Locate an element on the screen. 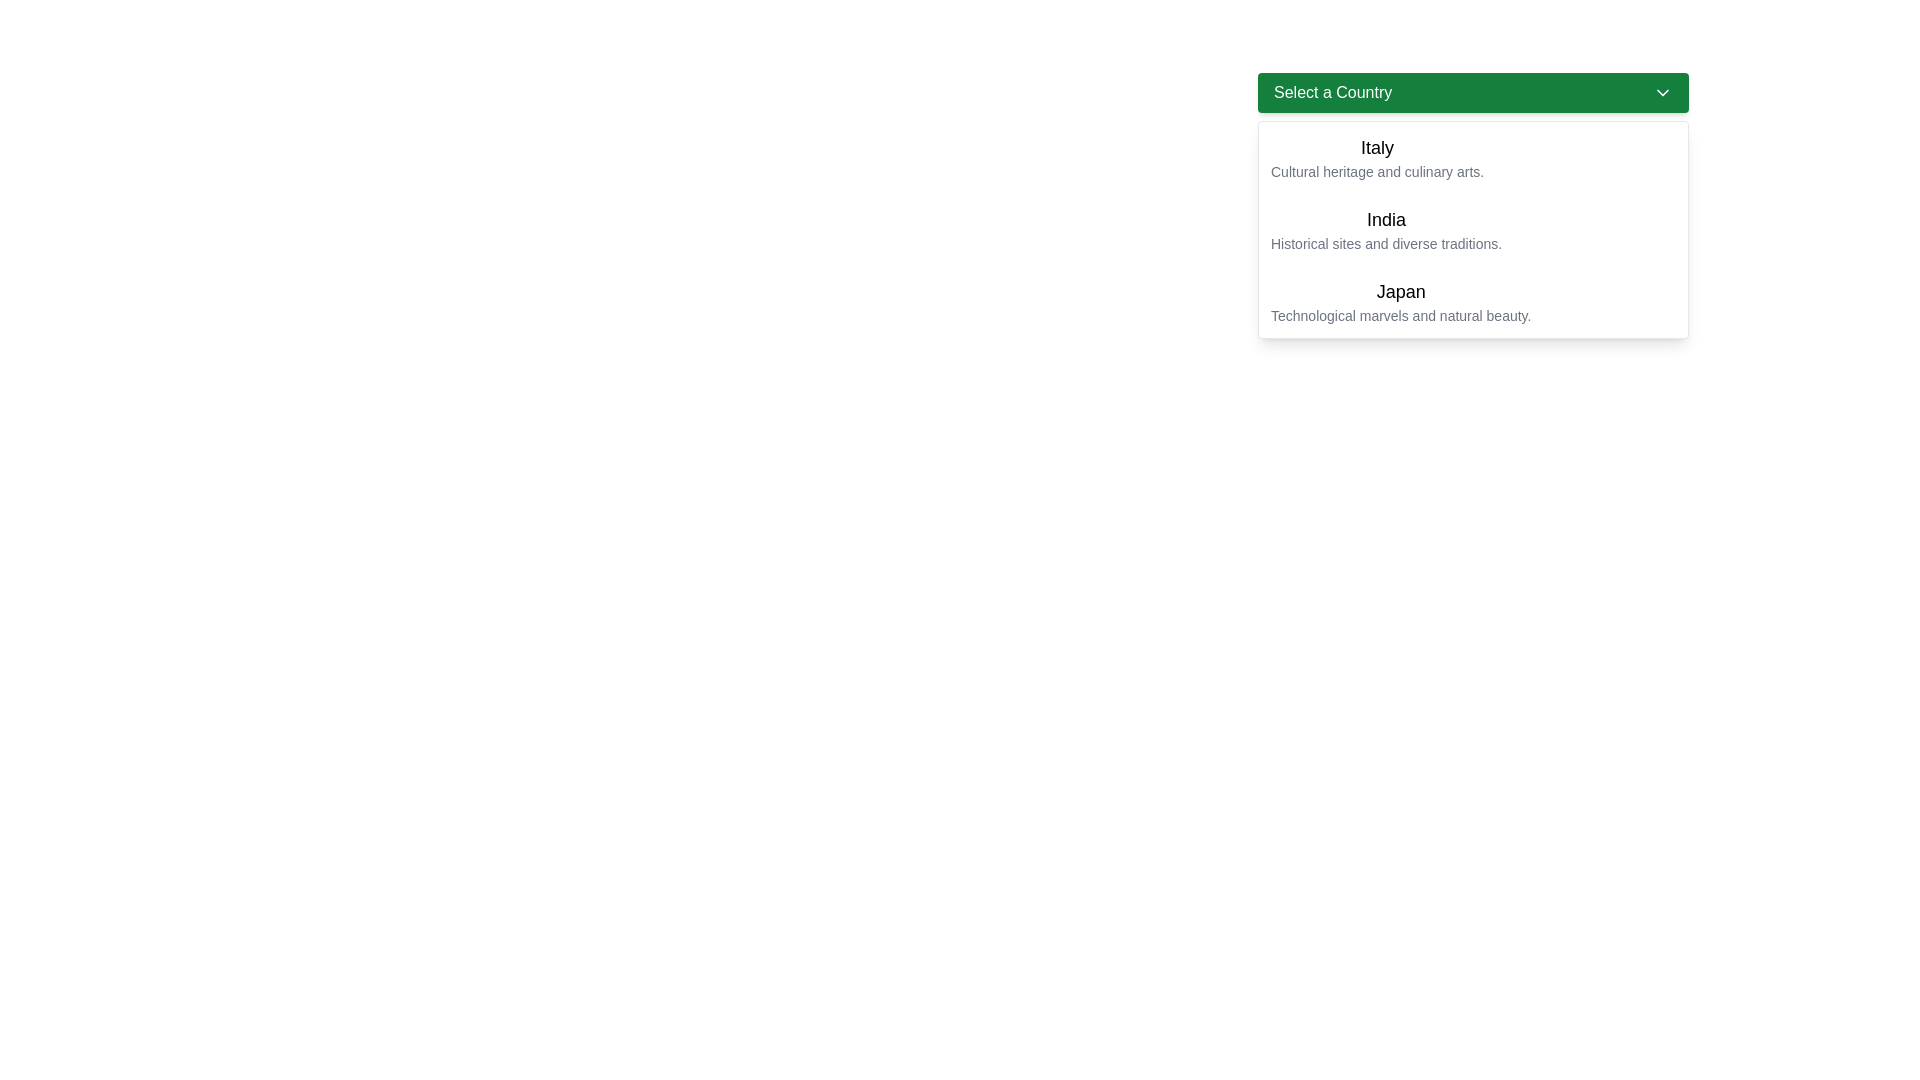 Image resolution: width=1920 pixels, height=1080 pixels. the dropdown list item labeled 'Italy' to navigate is located at coordinates (1376, 157).